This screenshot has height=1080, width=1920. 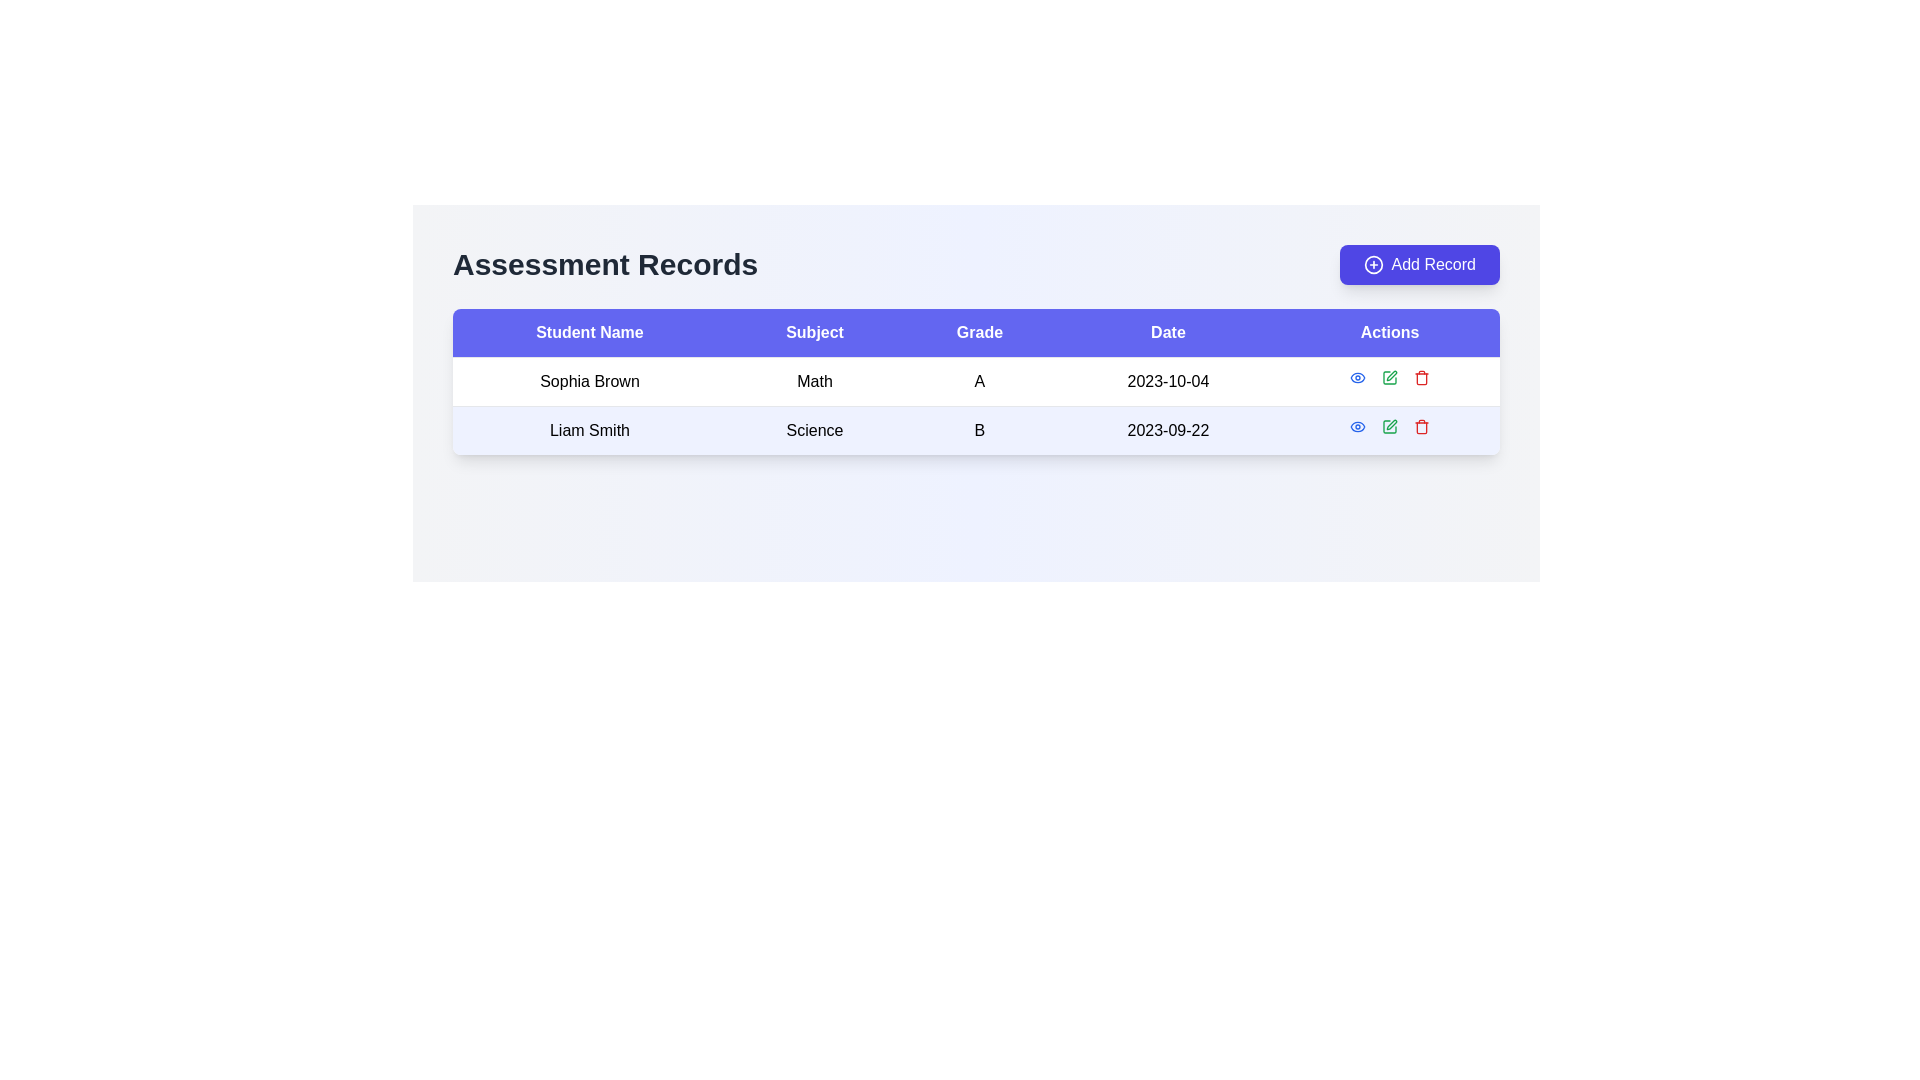 What do you see at coordinates (815, 332) in the screenshot?
I see `the Table Header Cell with the purple background and white text 'Subject', which is the second column header in a table` at bounding box center [815, 332].